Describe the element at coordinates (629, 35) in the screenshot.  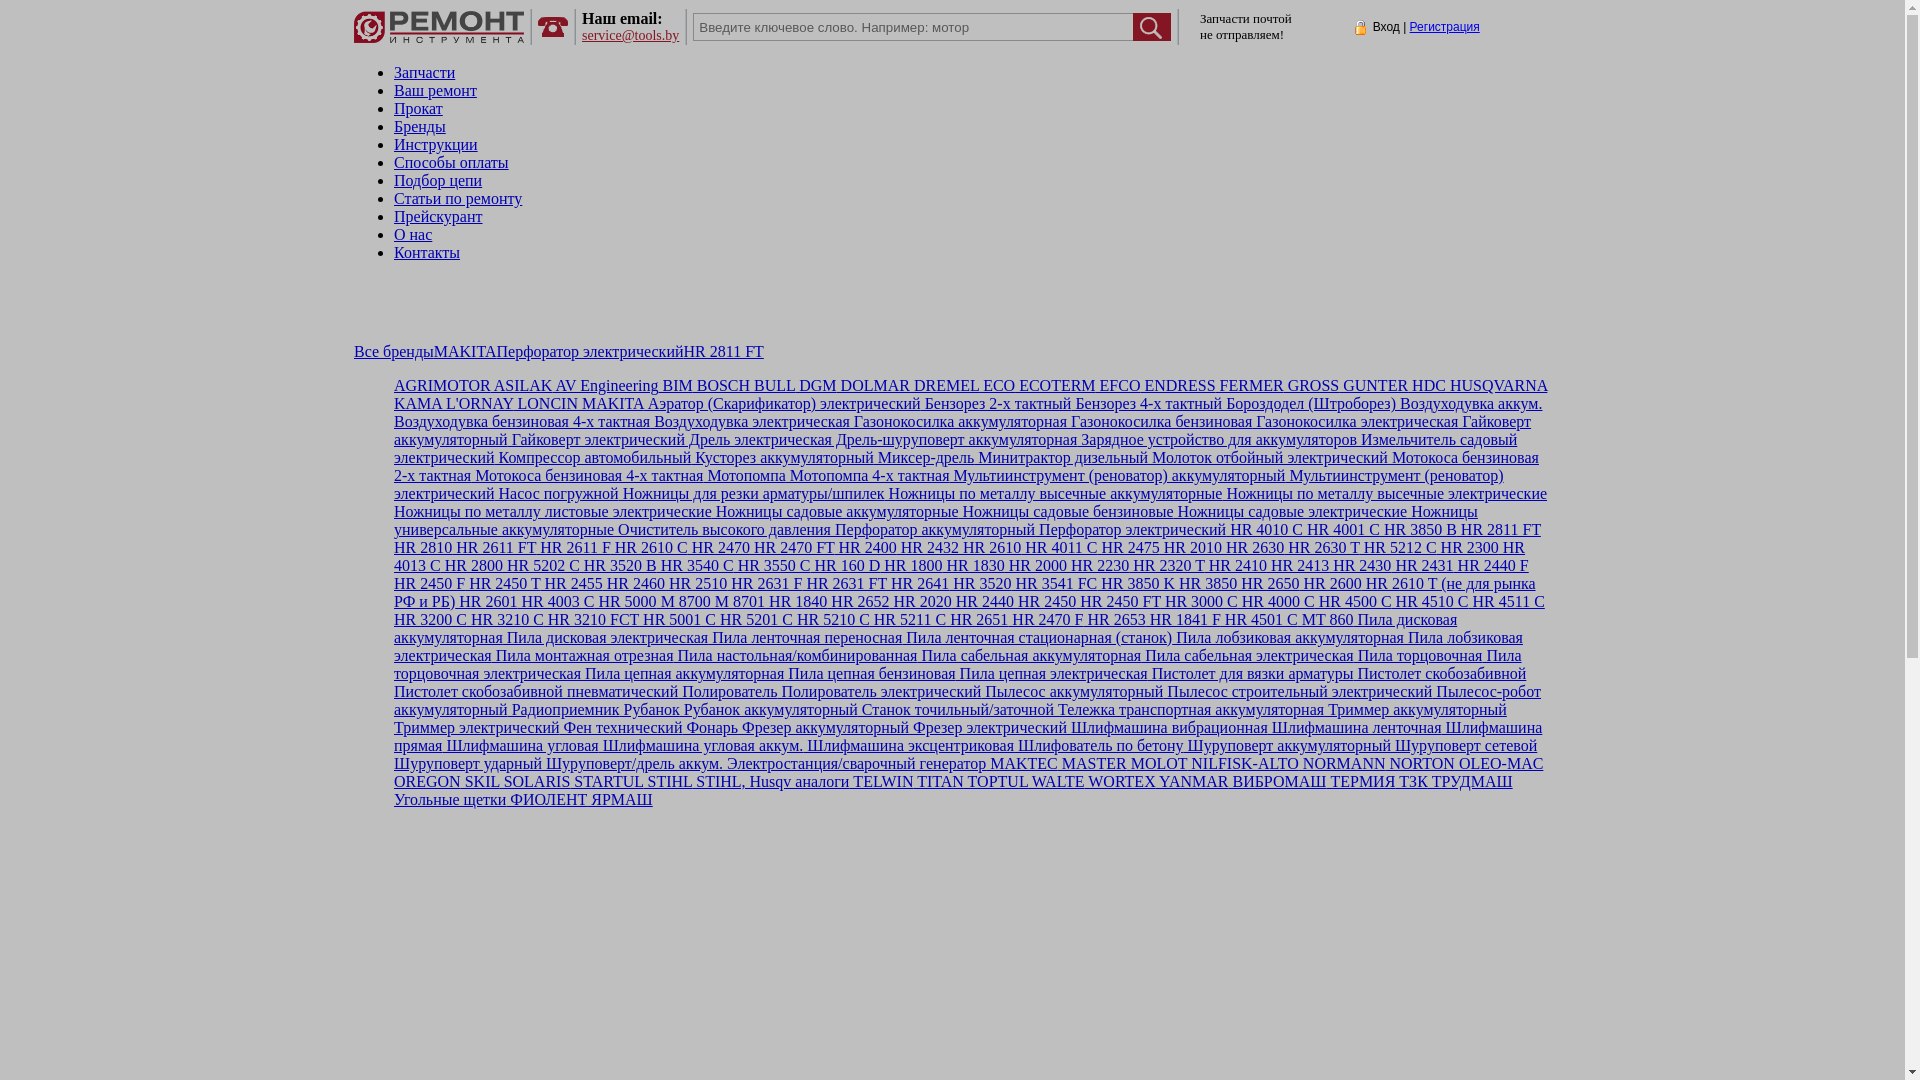
I see `'service@tools.by'` at that location.